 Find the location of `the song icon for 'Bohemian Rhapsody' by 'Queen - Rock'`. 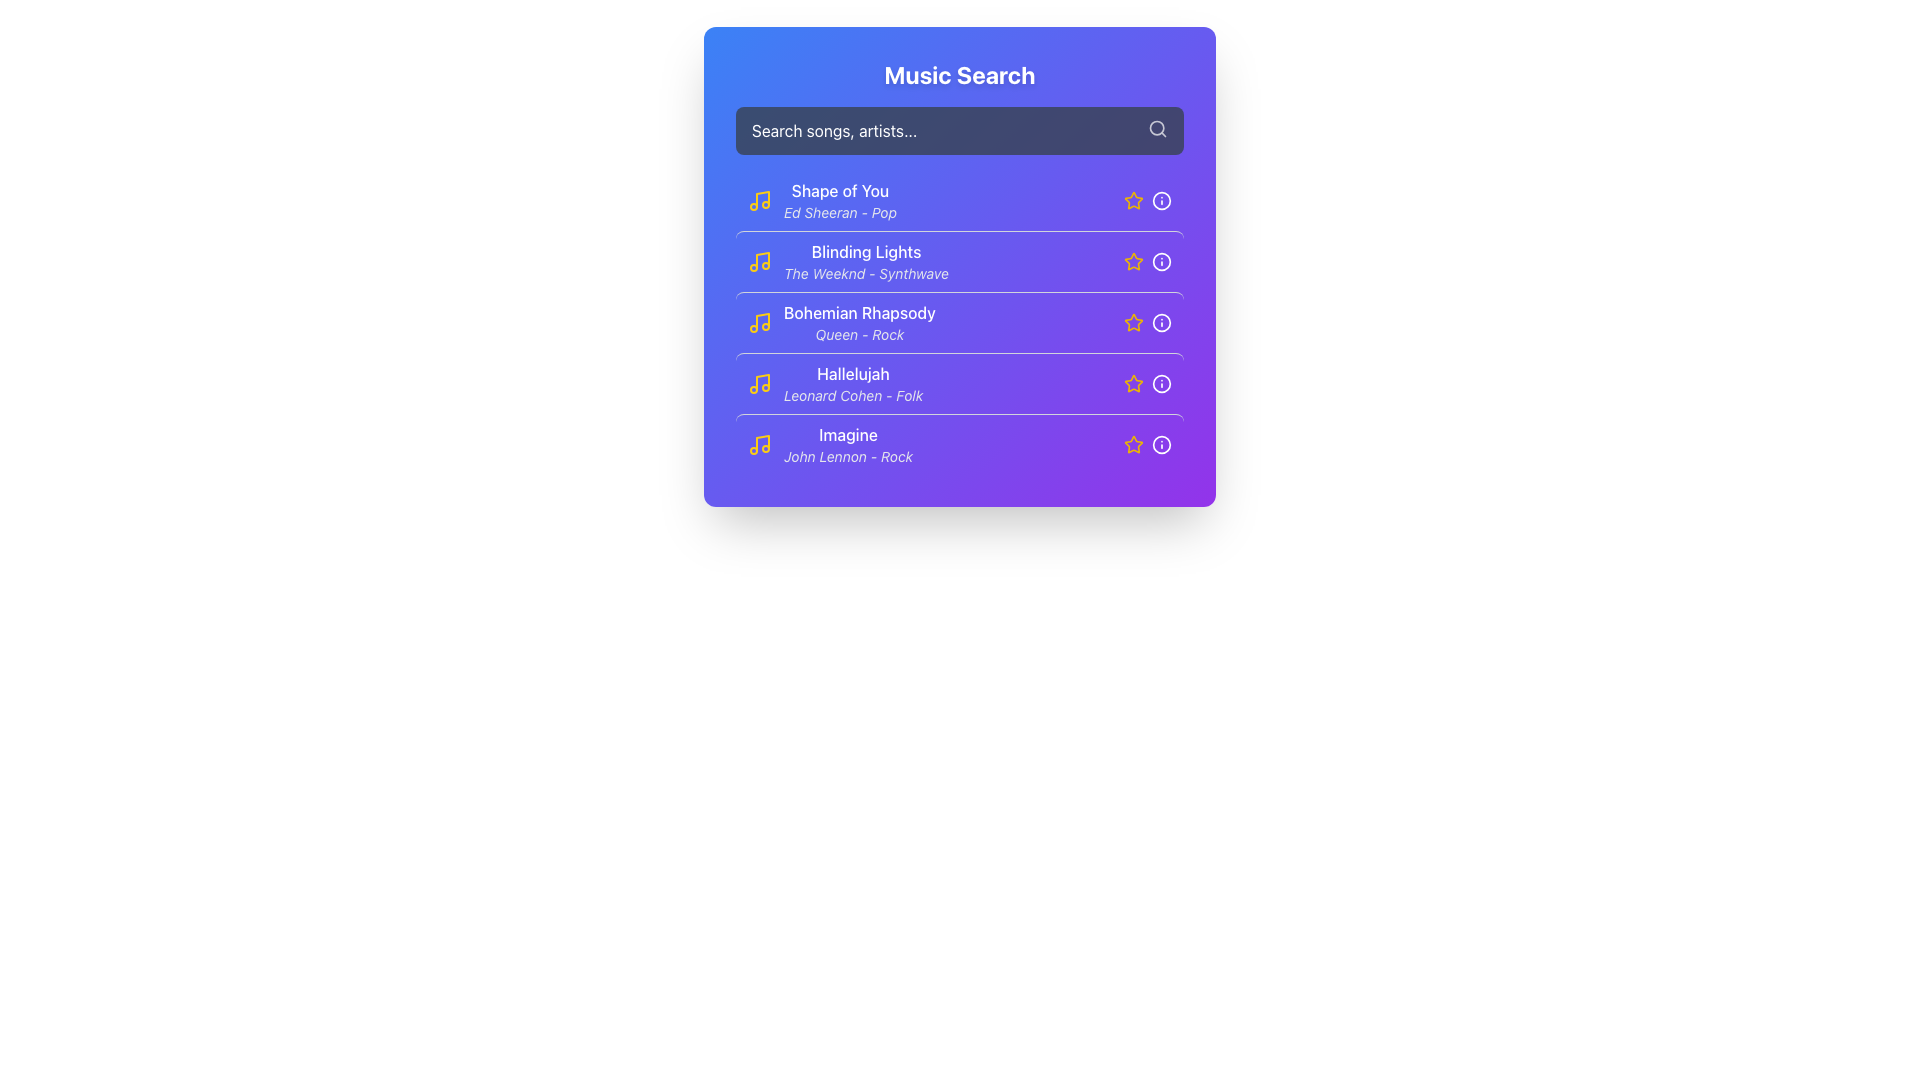

the song icon for 'Bohemian Rhapsody' by 'Queen - Rock' is located at coordinates (758, 322).